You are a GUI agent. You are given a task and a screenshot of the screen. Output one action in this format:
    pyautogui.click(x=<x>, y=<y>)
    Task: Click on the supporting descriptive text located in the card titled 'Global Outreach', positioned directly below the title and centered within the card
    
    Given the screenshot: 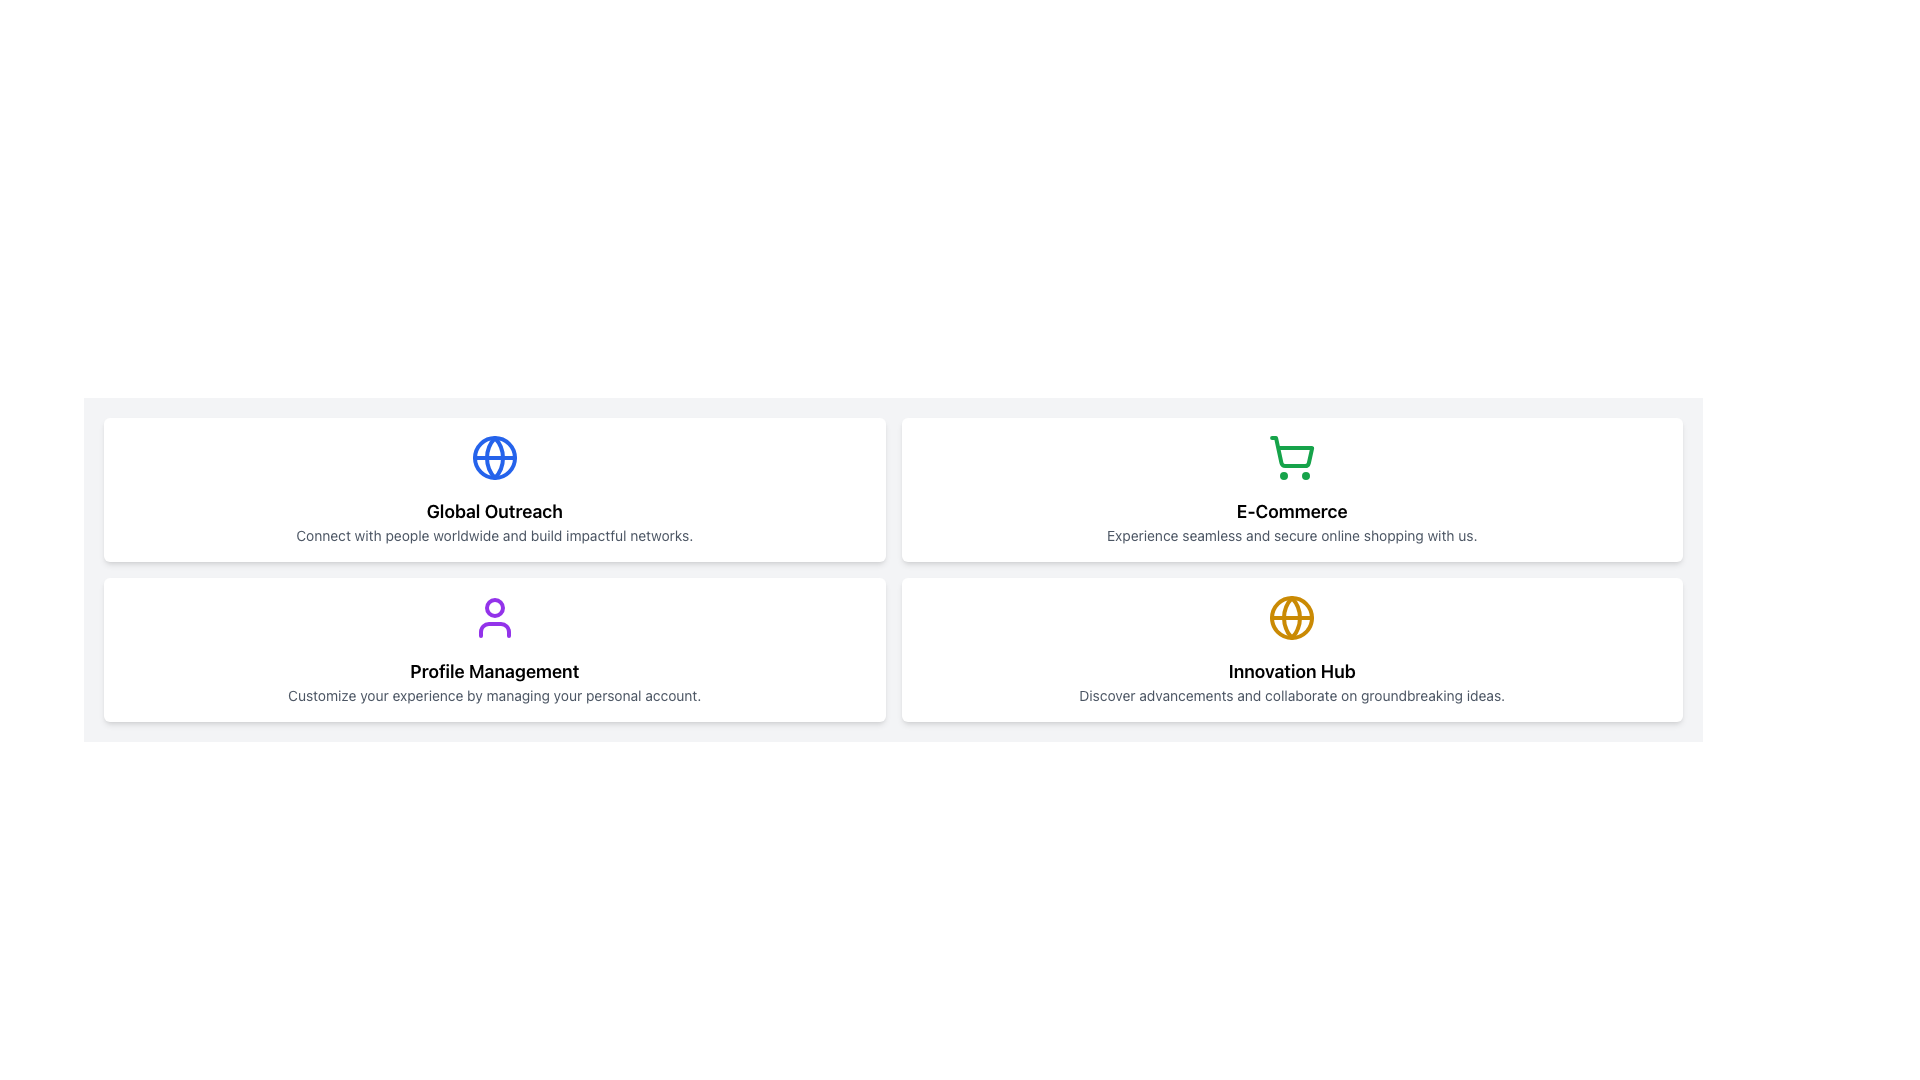 What is the action you would take?
    pyautogui.click(x=494, y=535)
    